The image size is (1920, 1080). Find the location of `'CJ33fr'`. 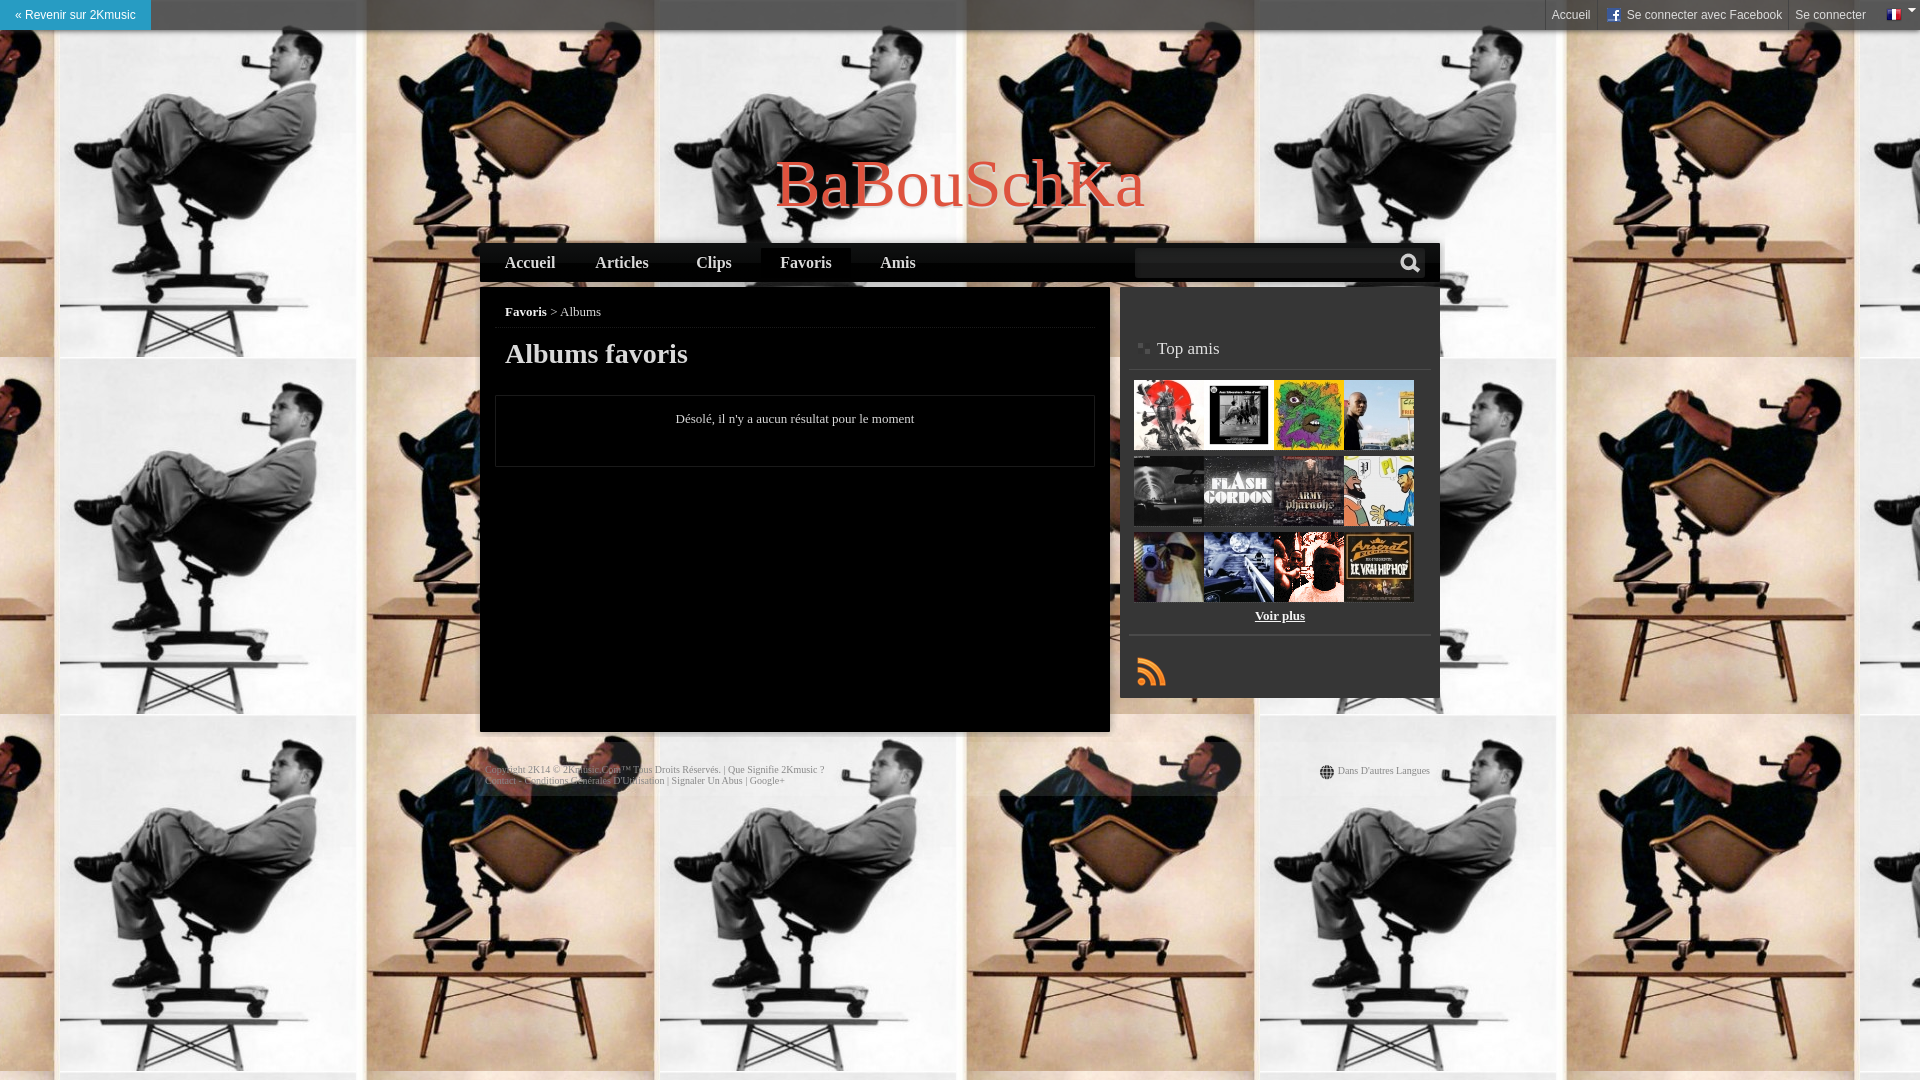

'CJ33fr' is located at coordinates (1237, 445).